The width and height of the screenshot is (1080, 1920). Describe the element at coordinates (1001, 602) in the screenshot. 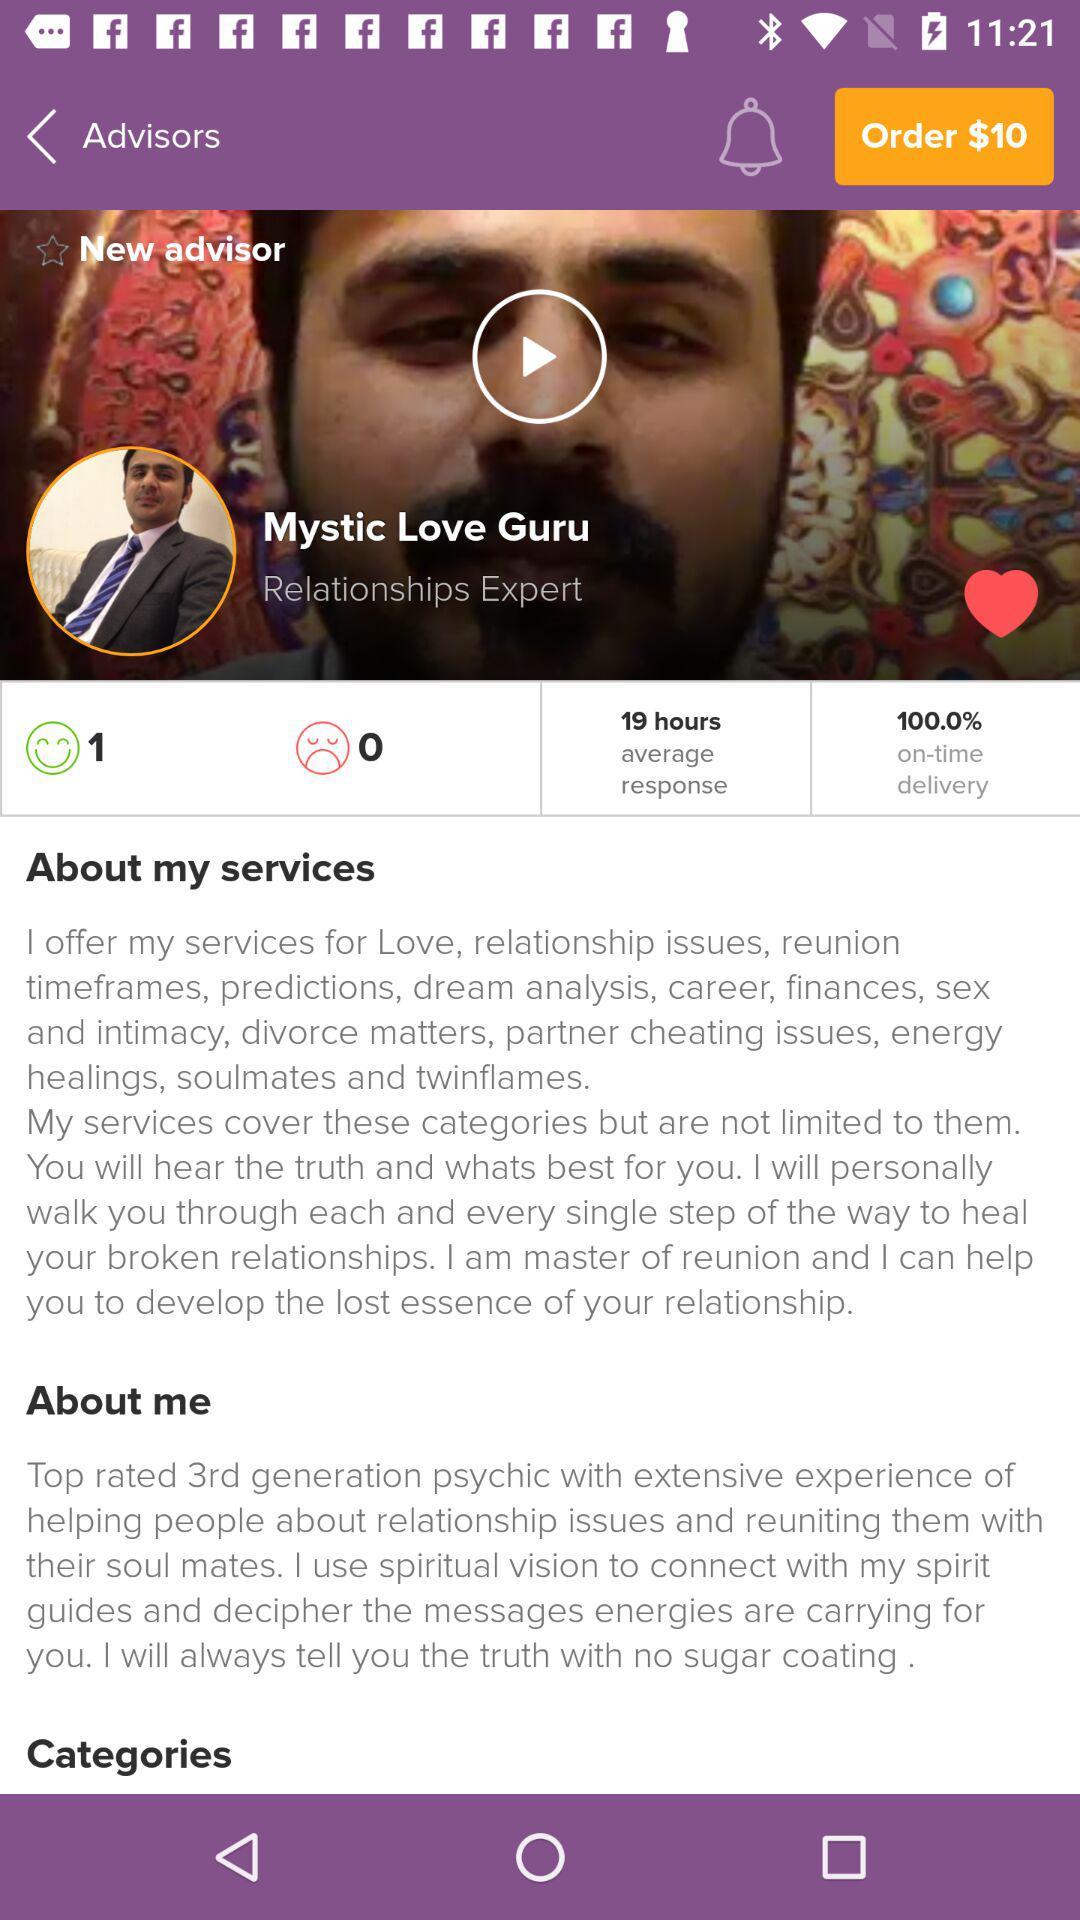

I see `like this profile` at that location.